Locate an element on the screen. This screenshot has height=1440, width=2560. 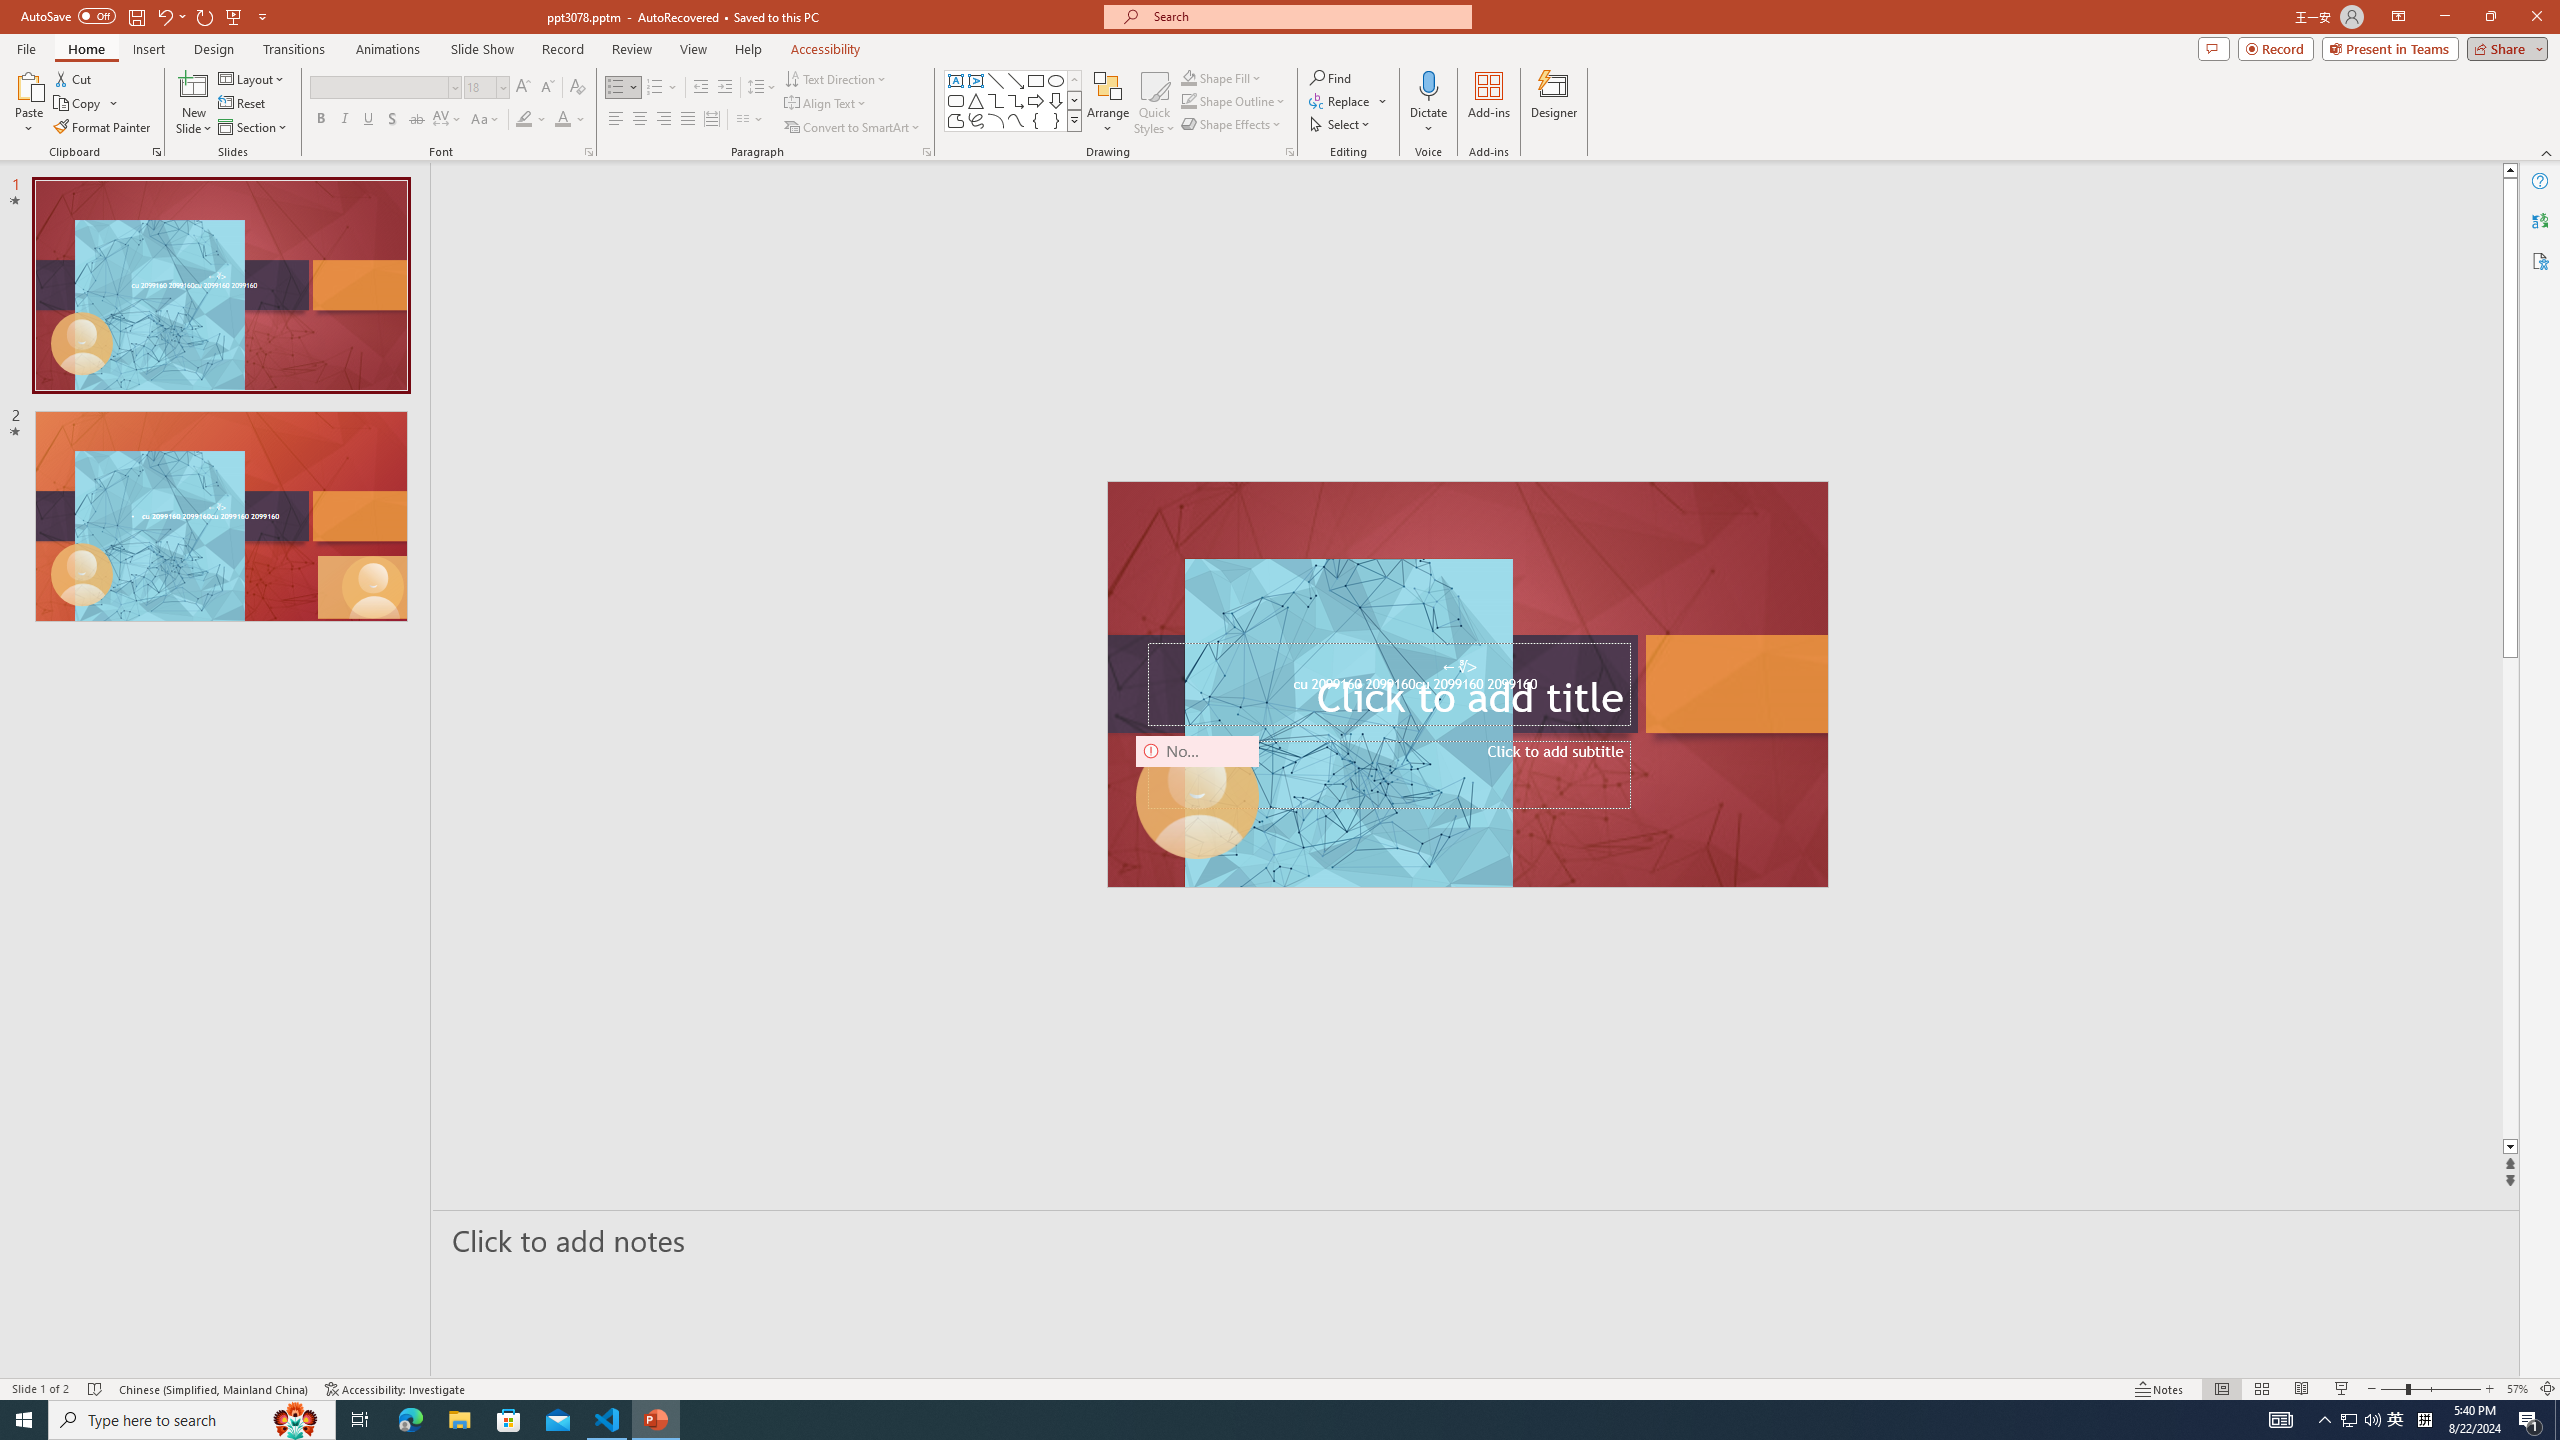
'Clear Formatting' is located at coordinates (576, 87).